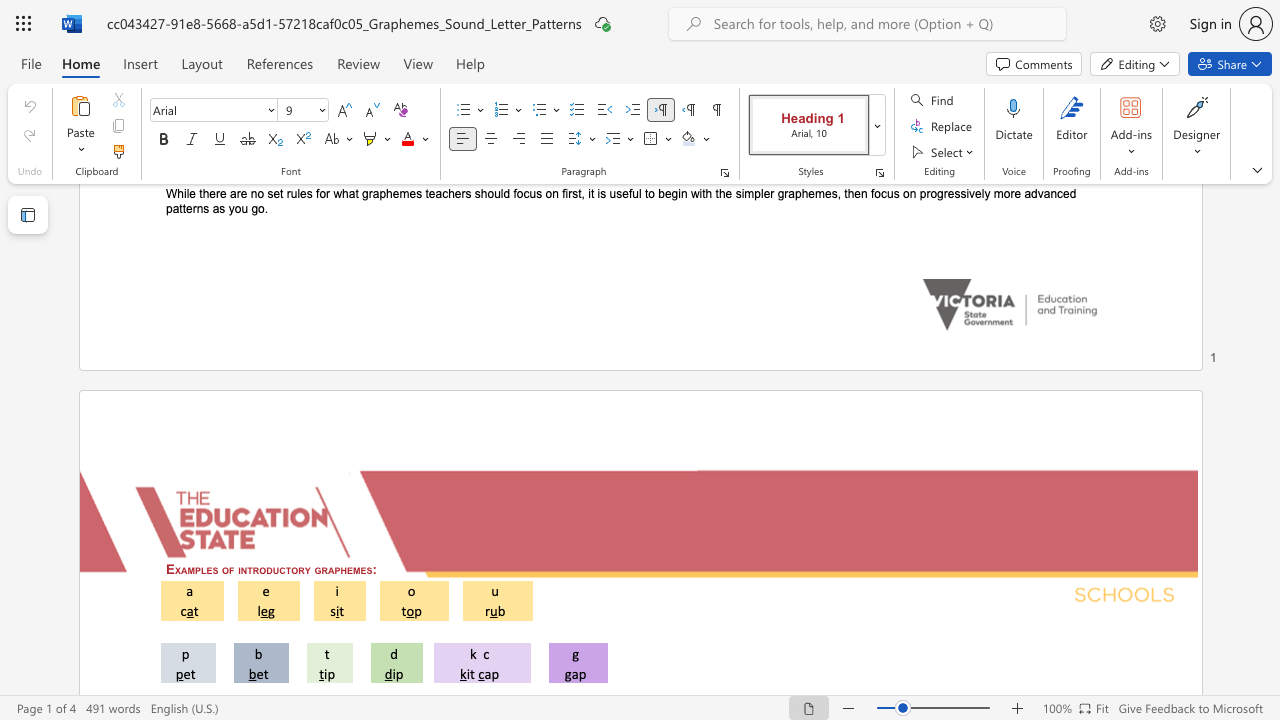 This screenshot has height=720, width=1280. I want to click on the subset text "es" within the text "Examples of introductory graphemes:", so click(360, 569).